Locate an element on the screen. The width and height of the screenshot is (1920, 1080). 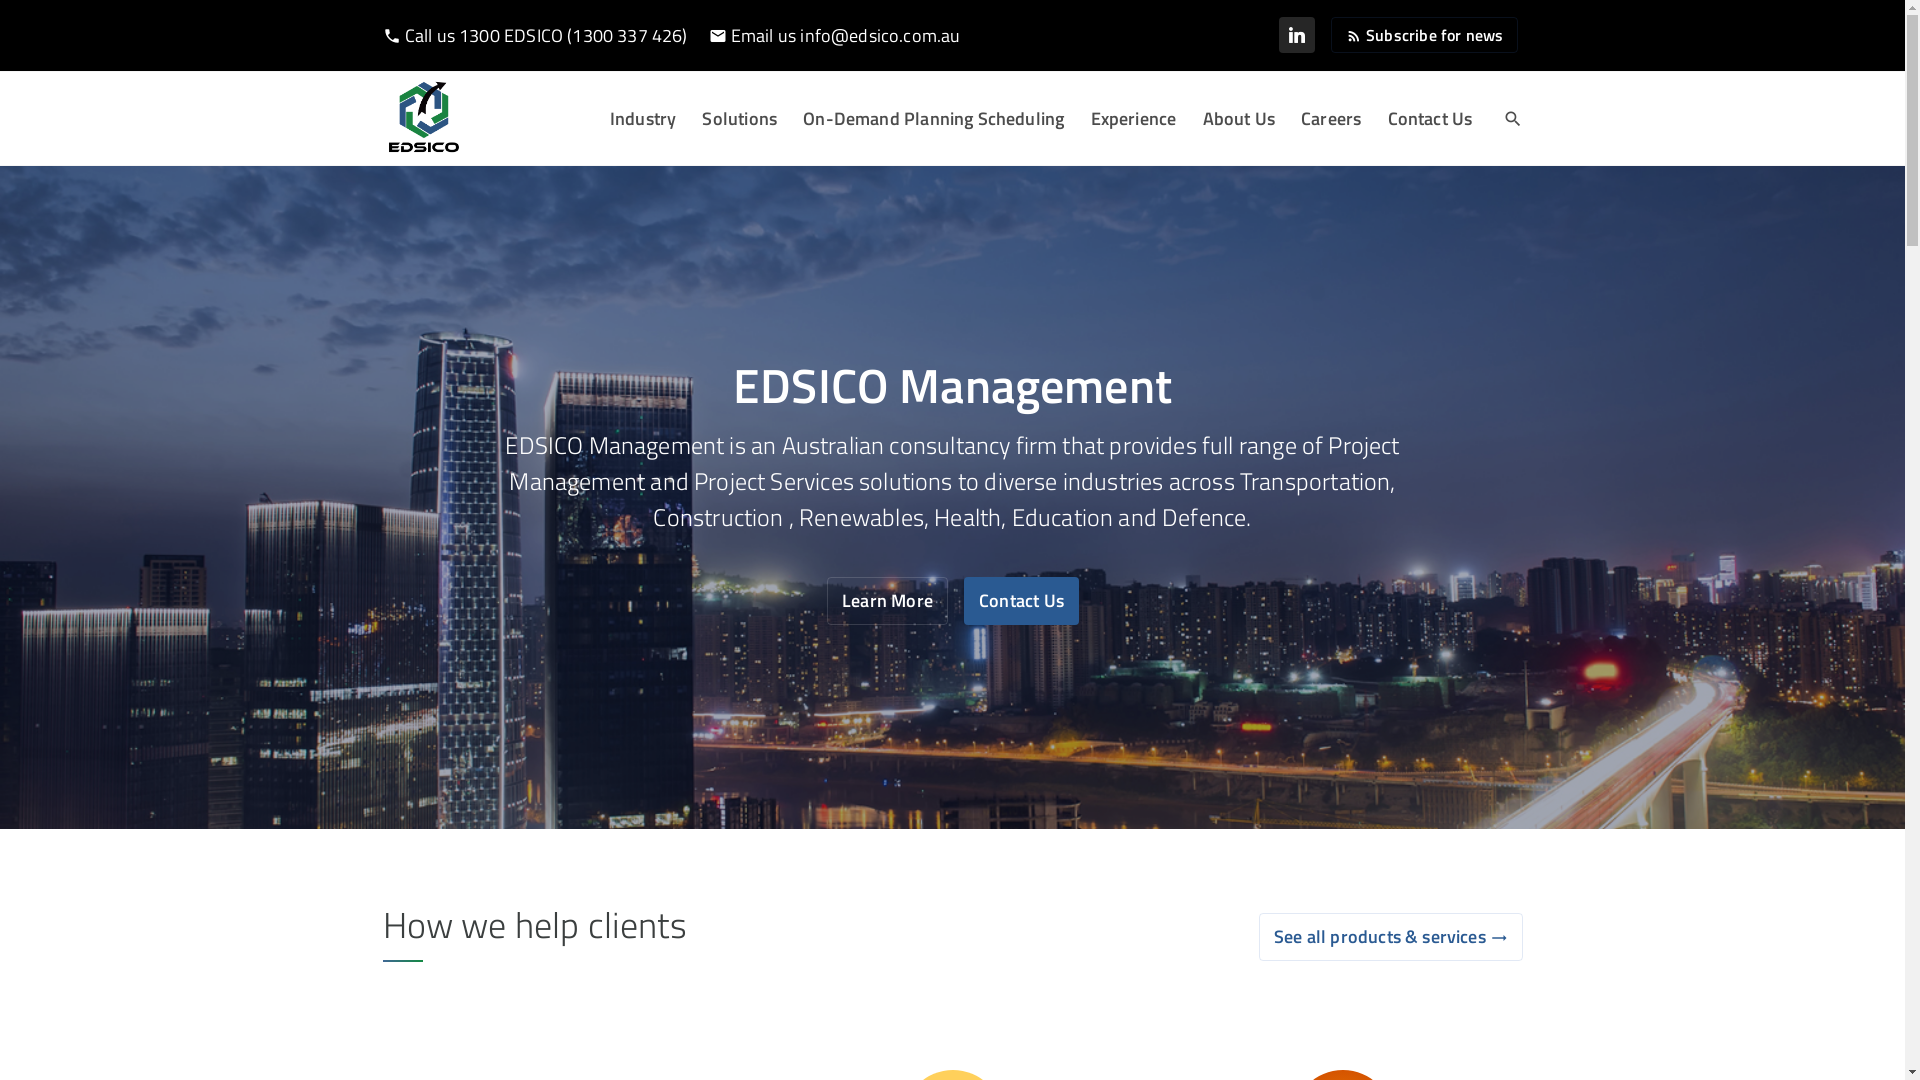
'About Us' is located at coordinates (1237, 119).